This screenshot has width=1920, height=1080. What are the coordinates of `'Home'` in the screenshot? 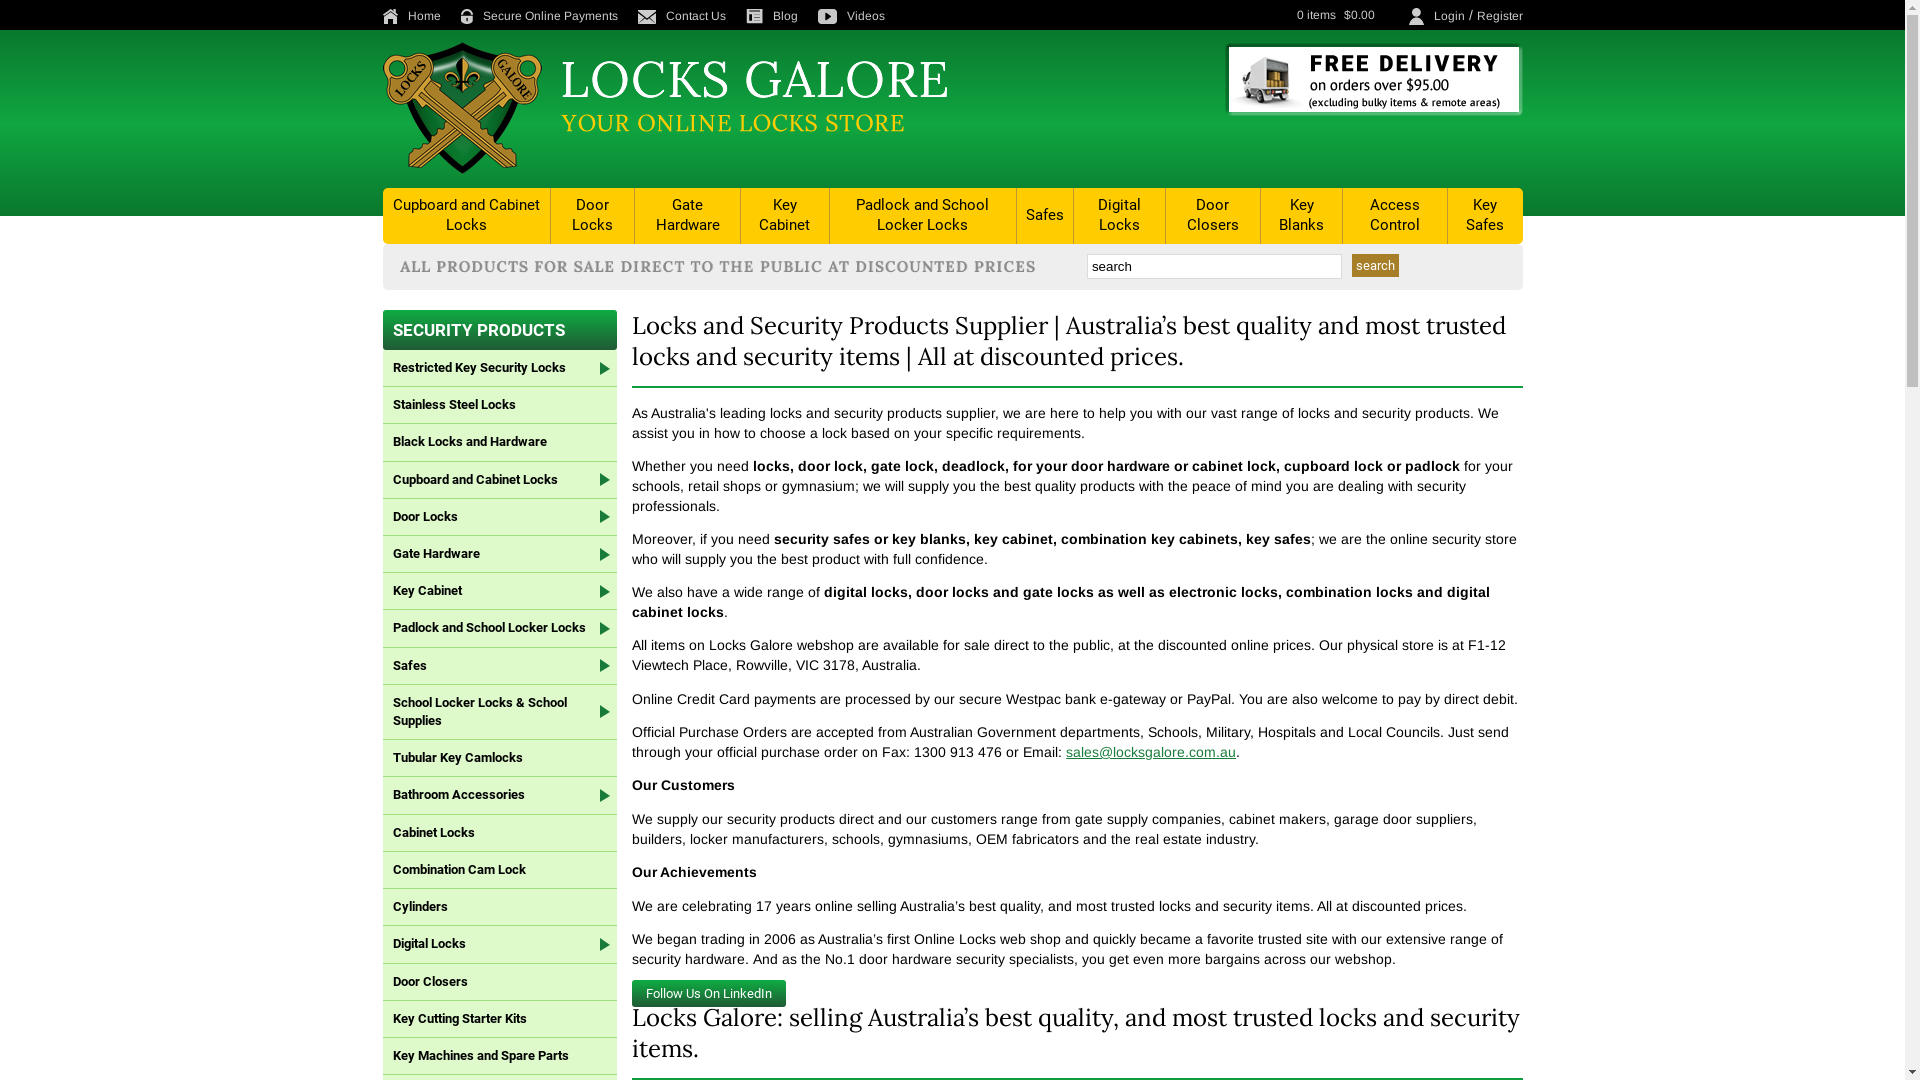 It's located at (417, 15).